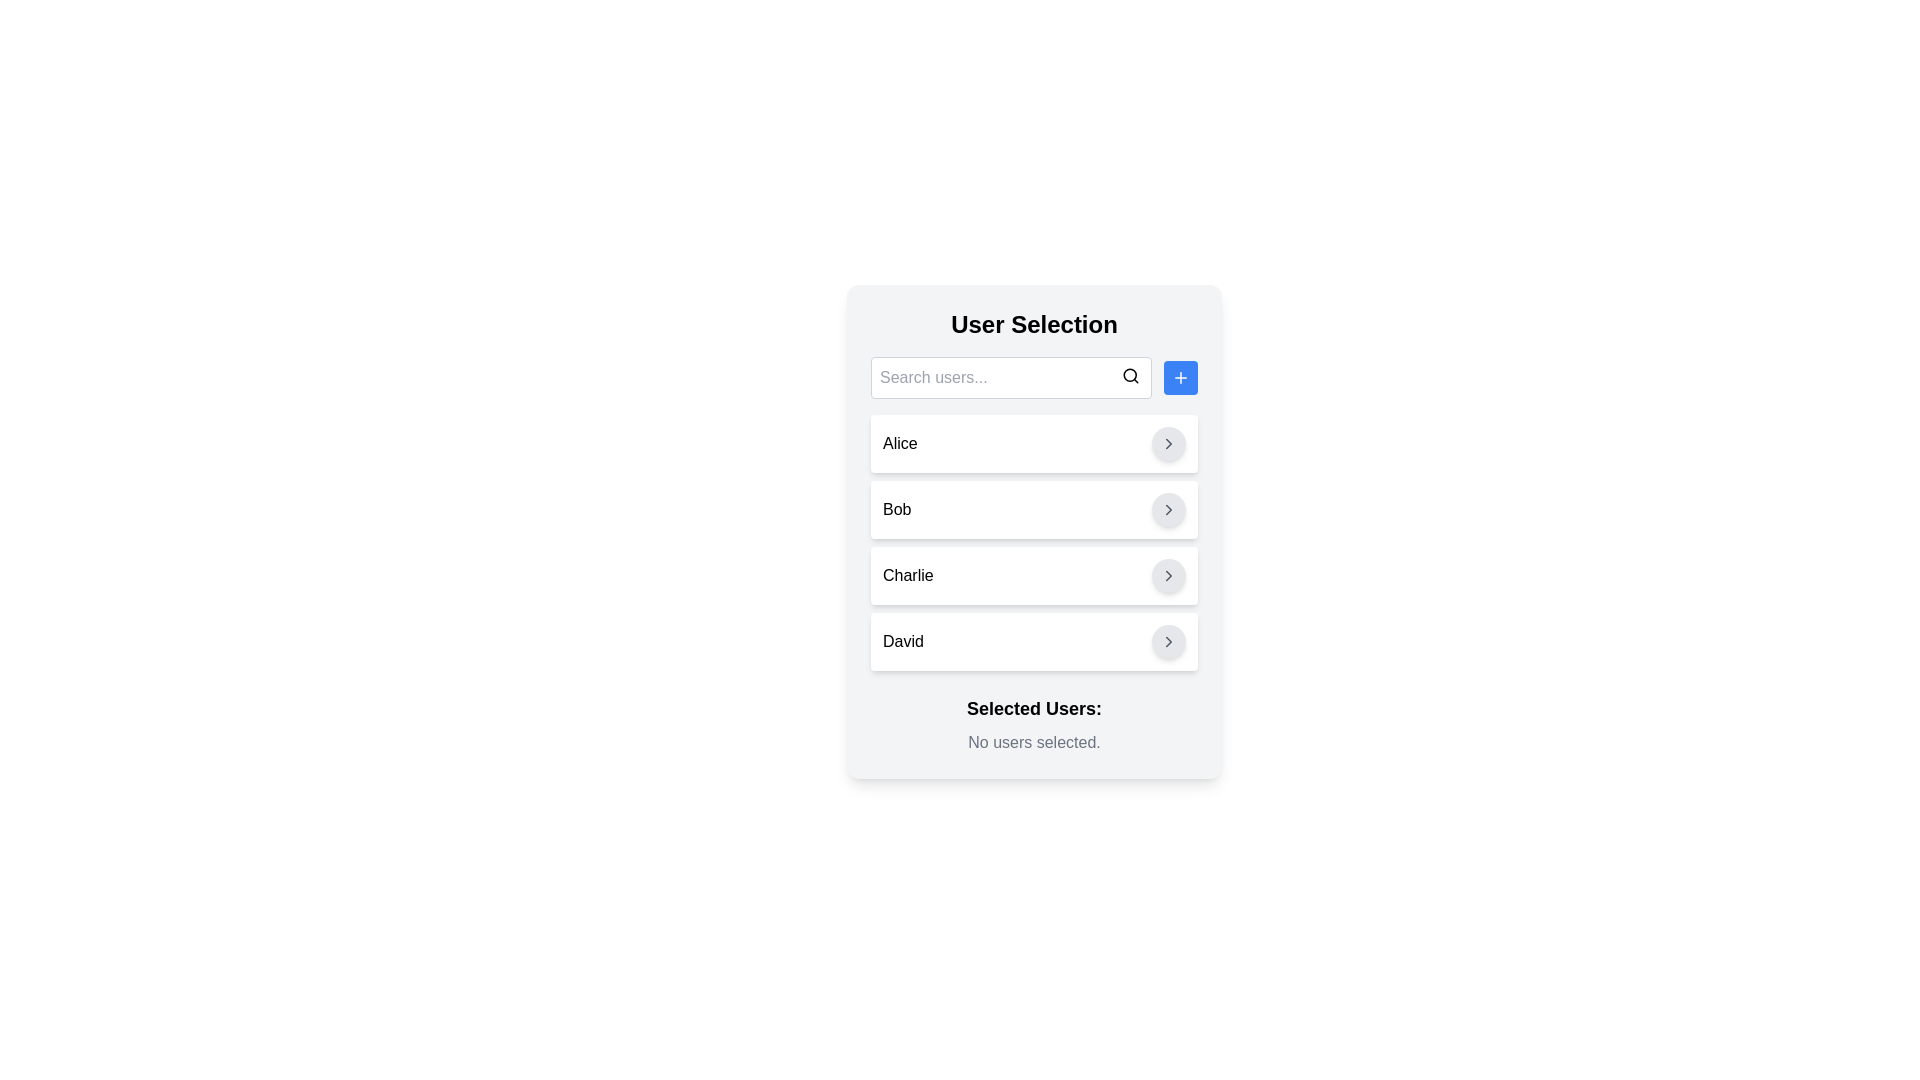 Image resolution: width=1920 pixels, height=1080 pixels. What do you see at coordinates (1169, 575) in the screenshot?
I see `the Icon Button (Chevron Right) associated with the list item 'Charlie' to prepare for interaction` at bounding box center [1169, 575].